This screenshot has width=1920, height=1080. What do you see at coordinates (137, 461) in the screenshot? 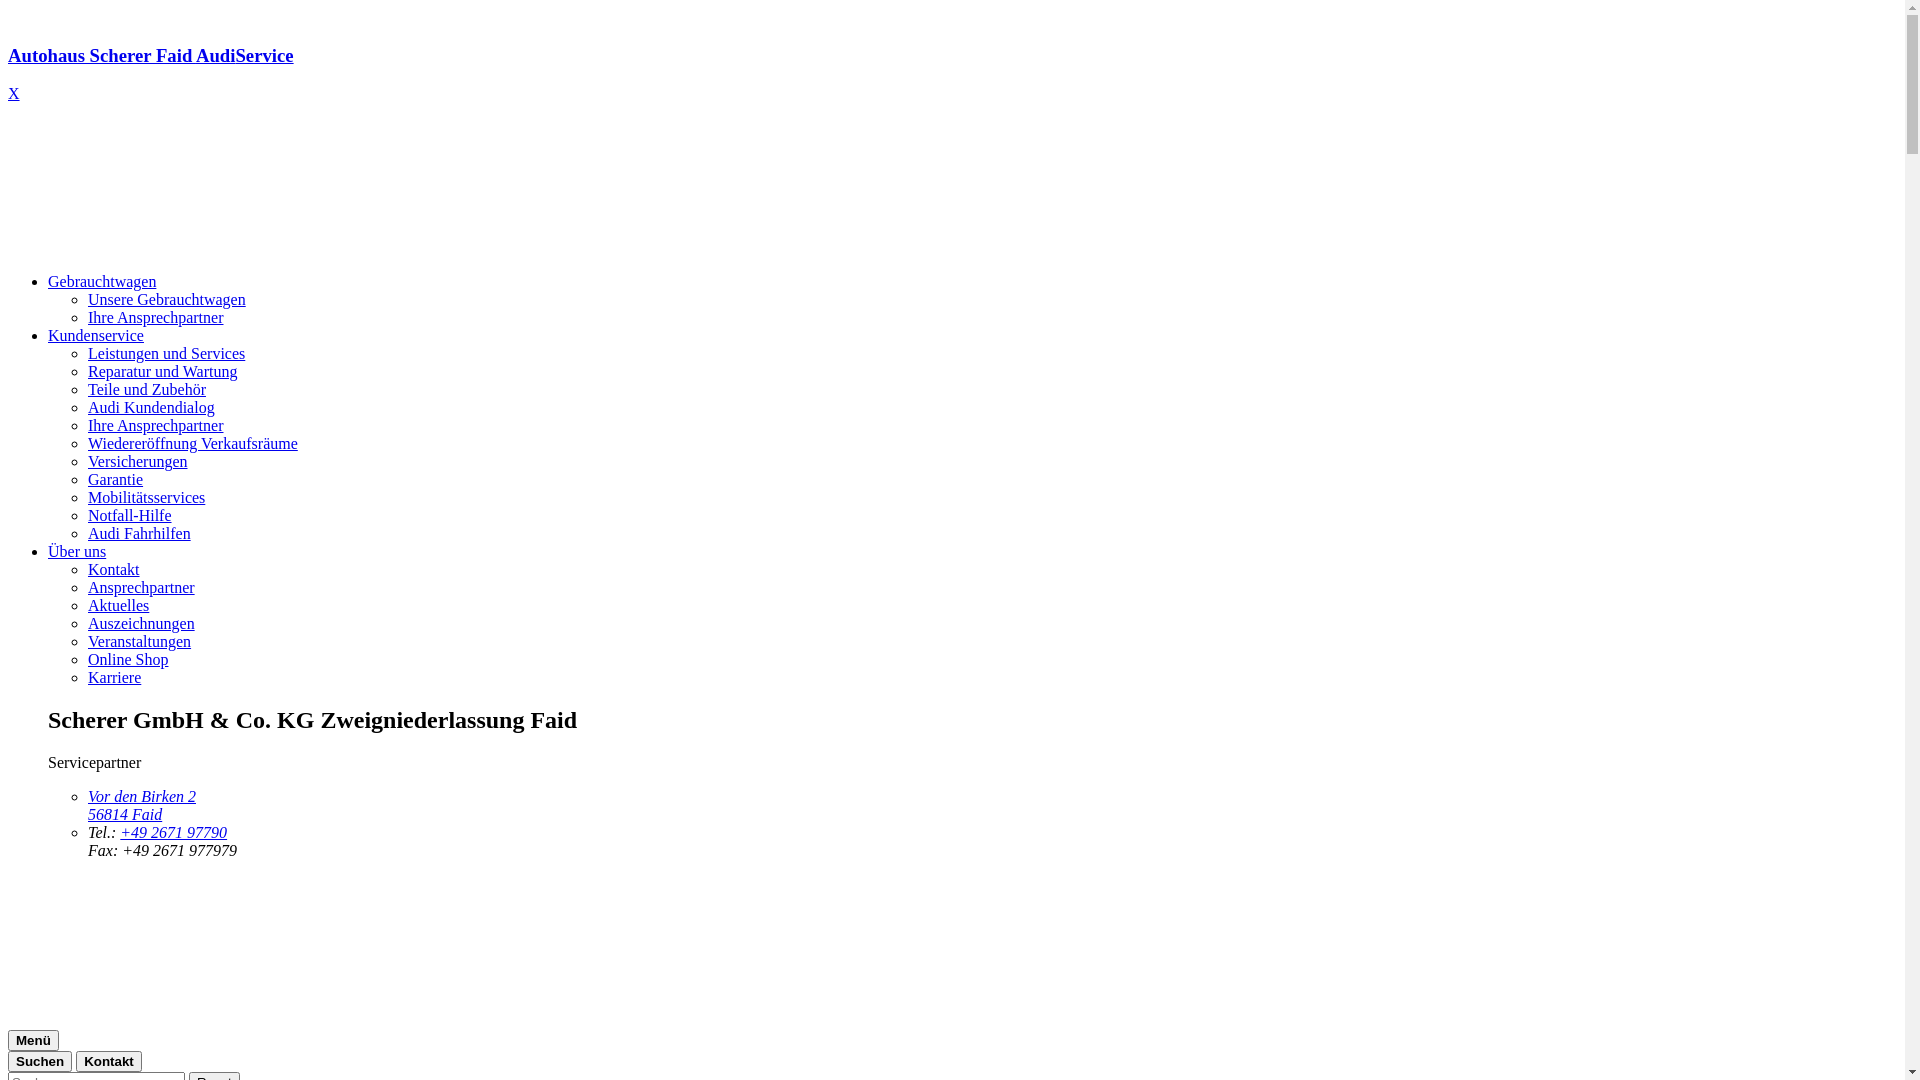
I see `'Versicherungen'` at bounding box center [137, 461].